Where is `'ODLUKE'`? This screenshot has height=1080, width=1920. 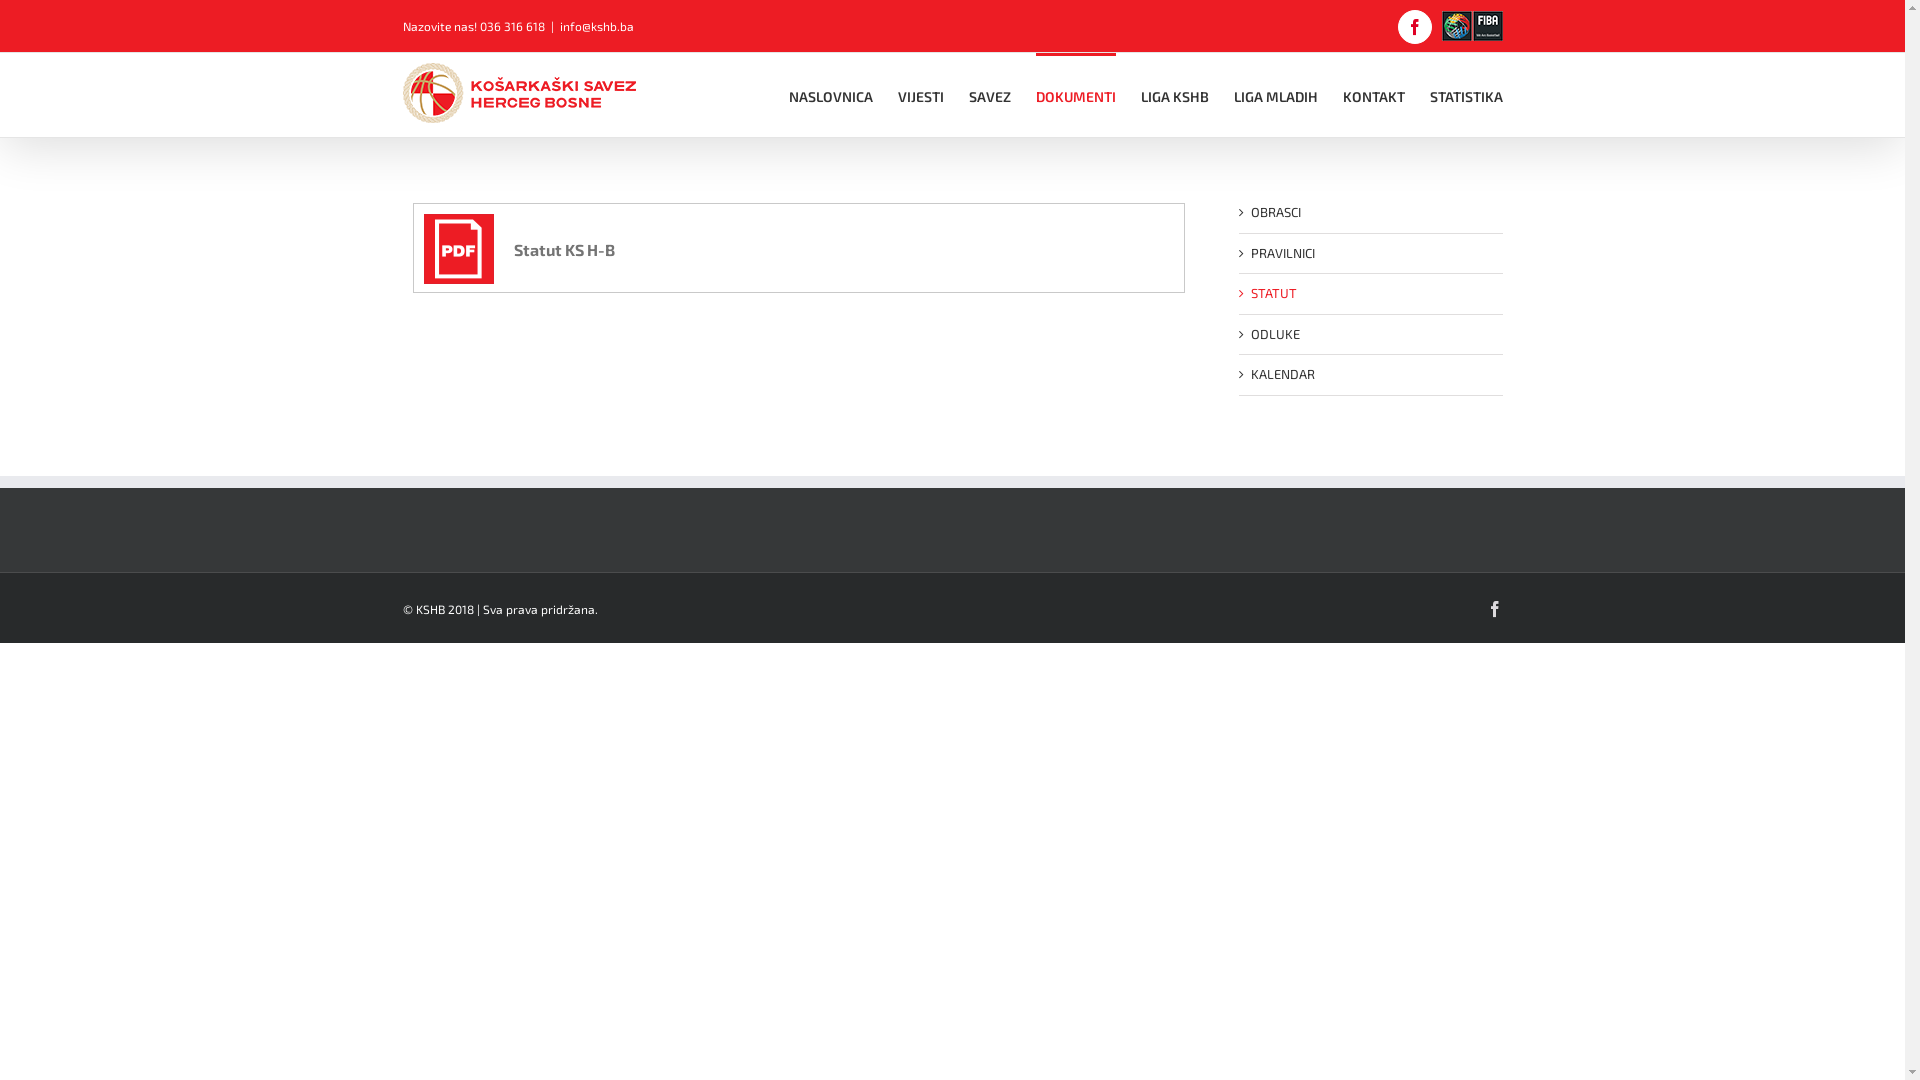
'ODLUKE' is located at coordinates (1273, 333).